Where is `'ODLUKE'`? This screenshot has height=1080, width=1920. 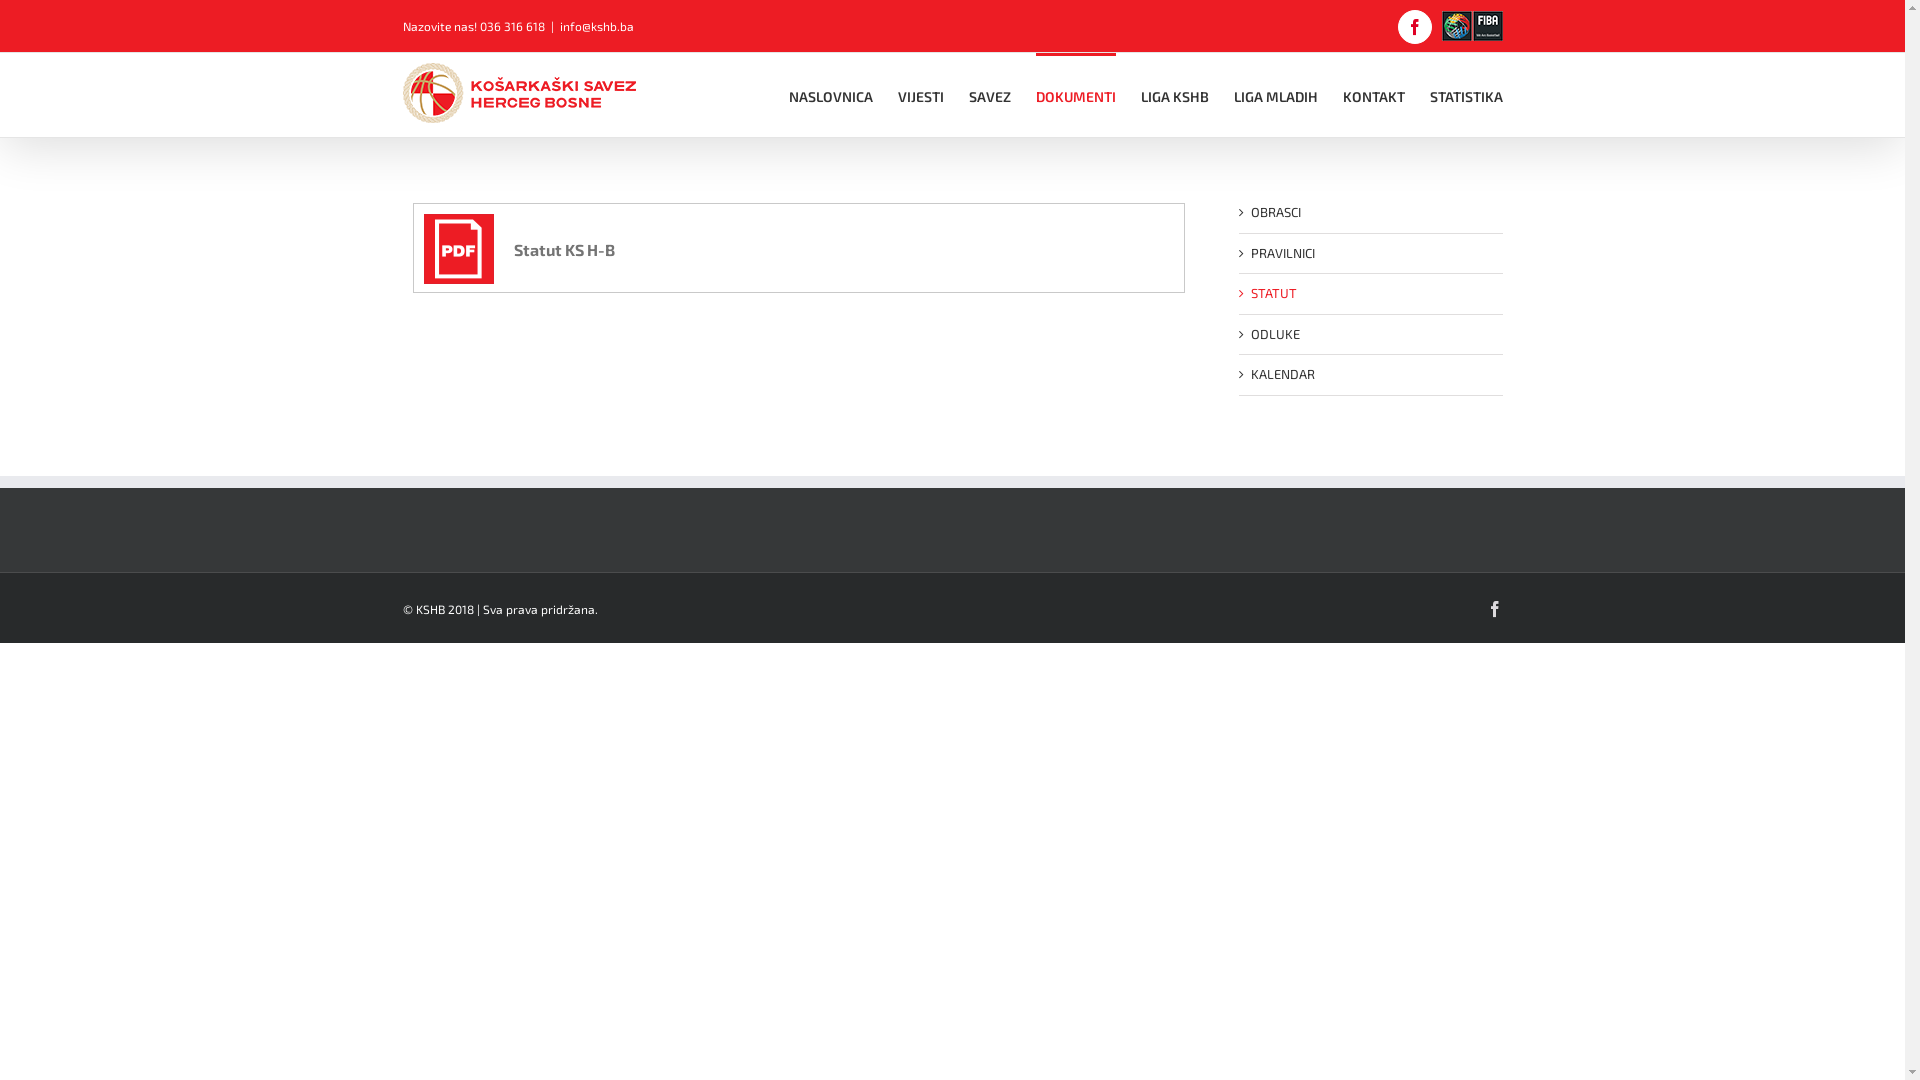
'ODLUKE' is located at coordinates (1273, 333).